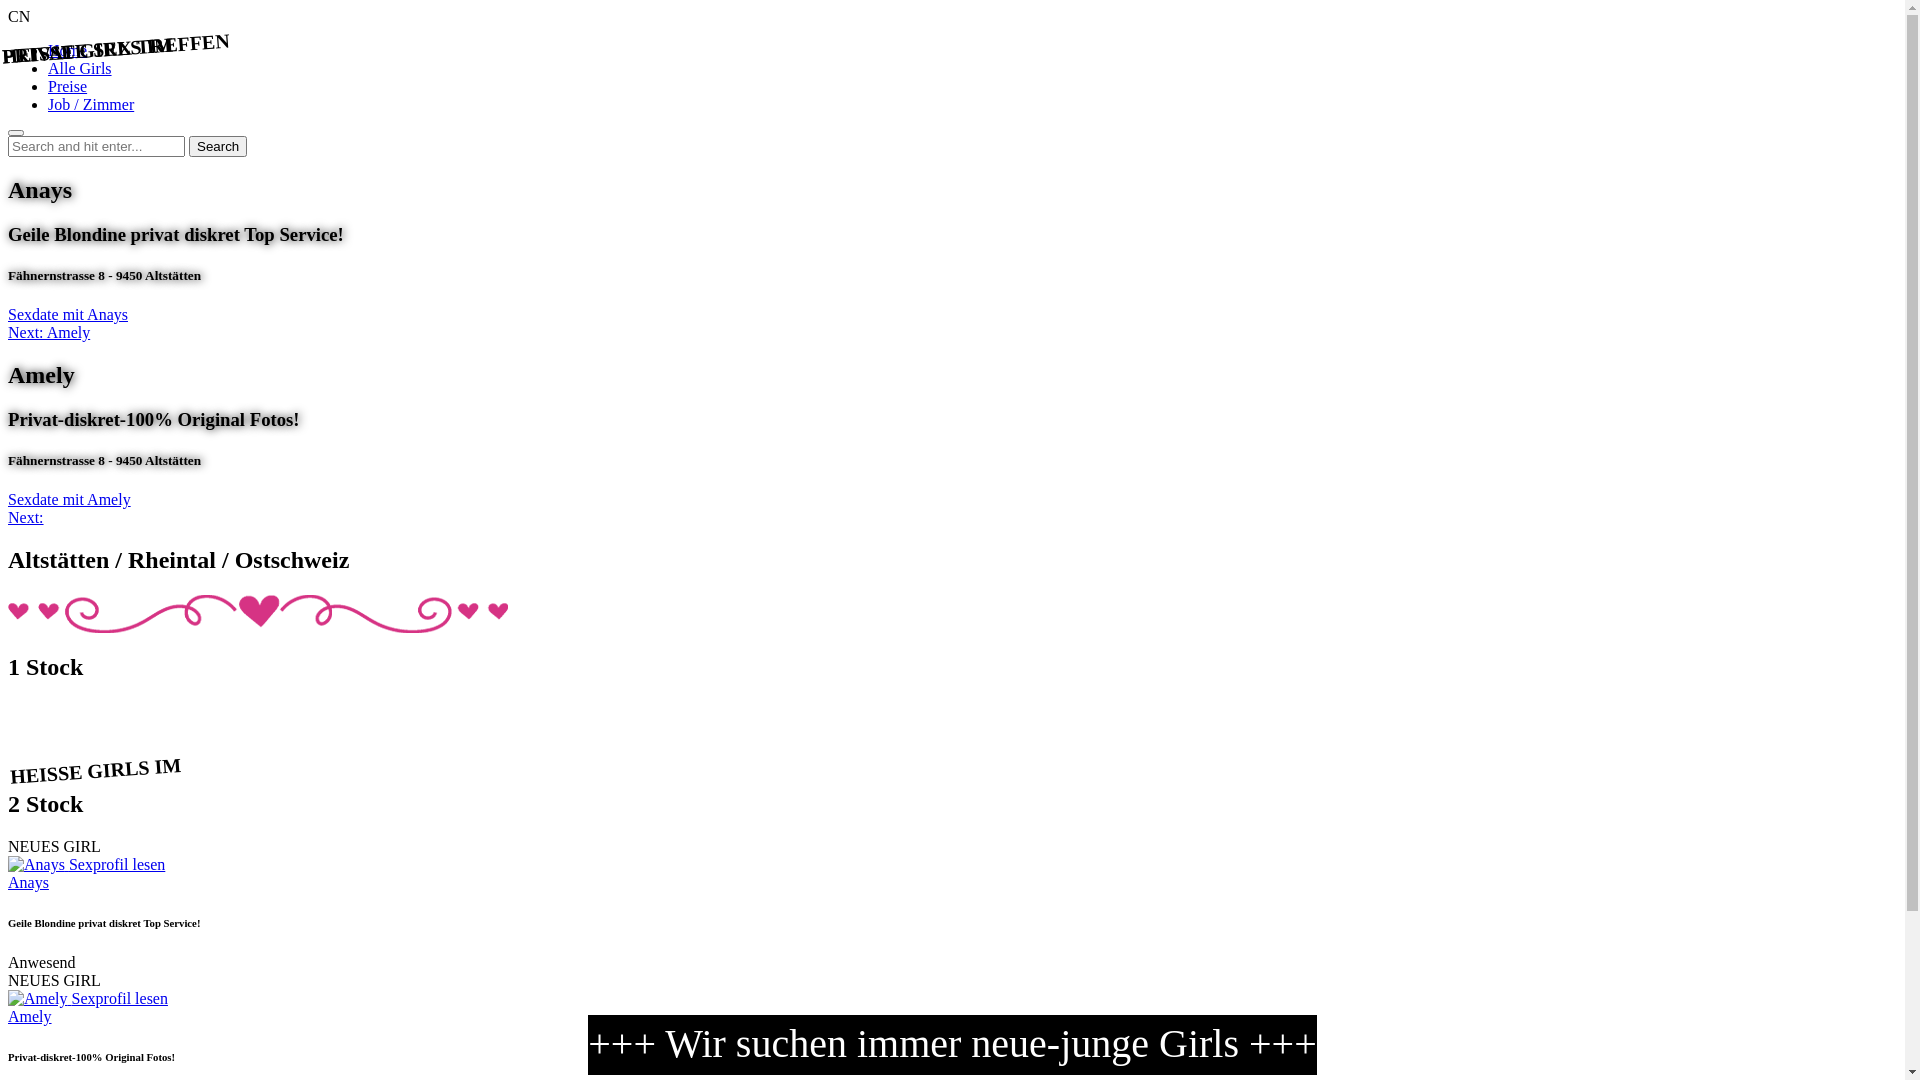 This screenshot has height=1080, width=1920. What do you see at coordinates (80, 67) in the screenshot?
I see `'Alle Girls'` at bounding box center [80, 67].